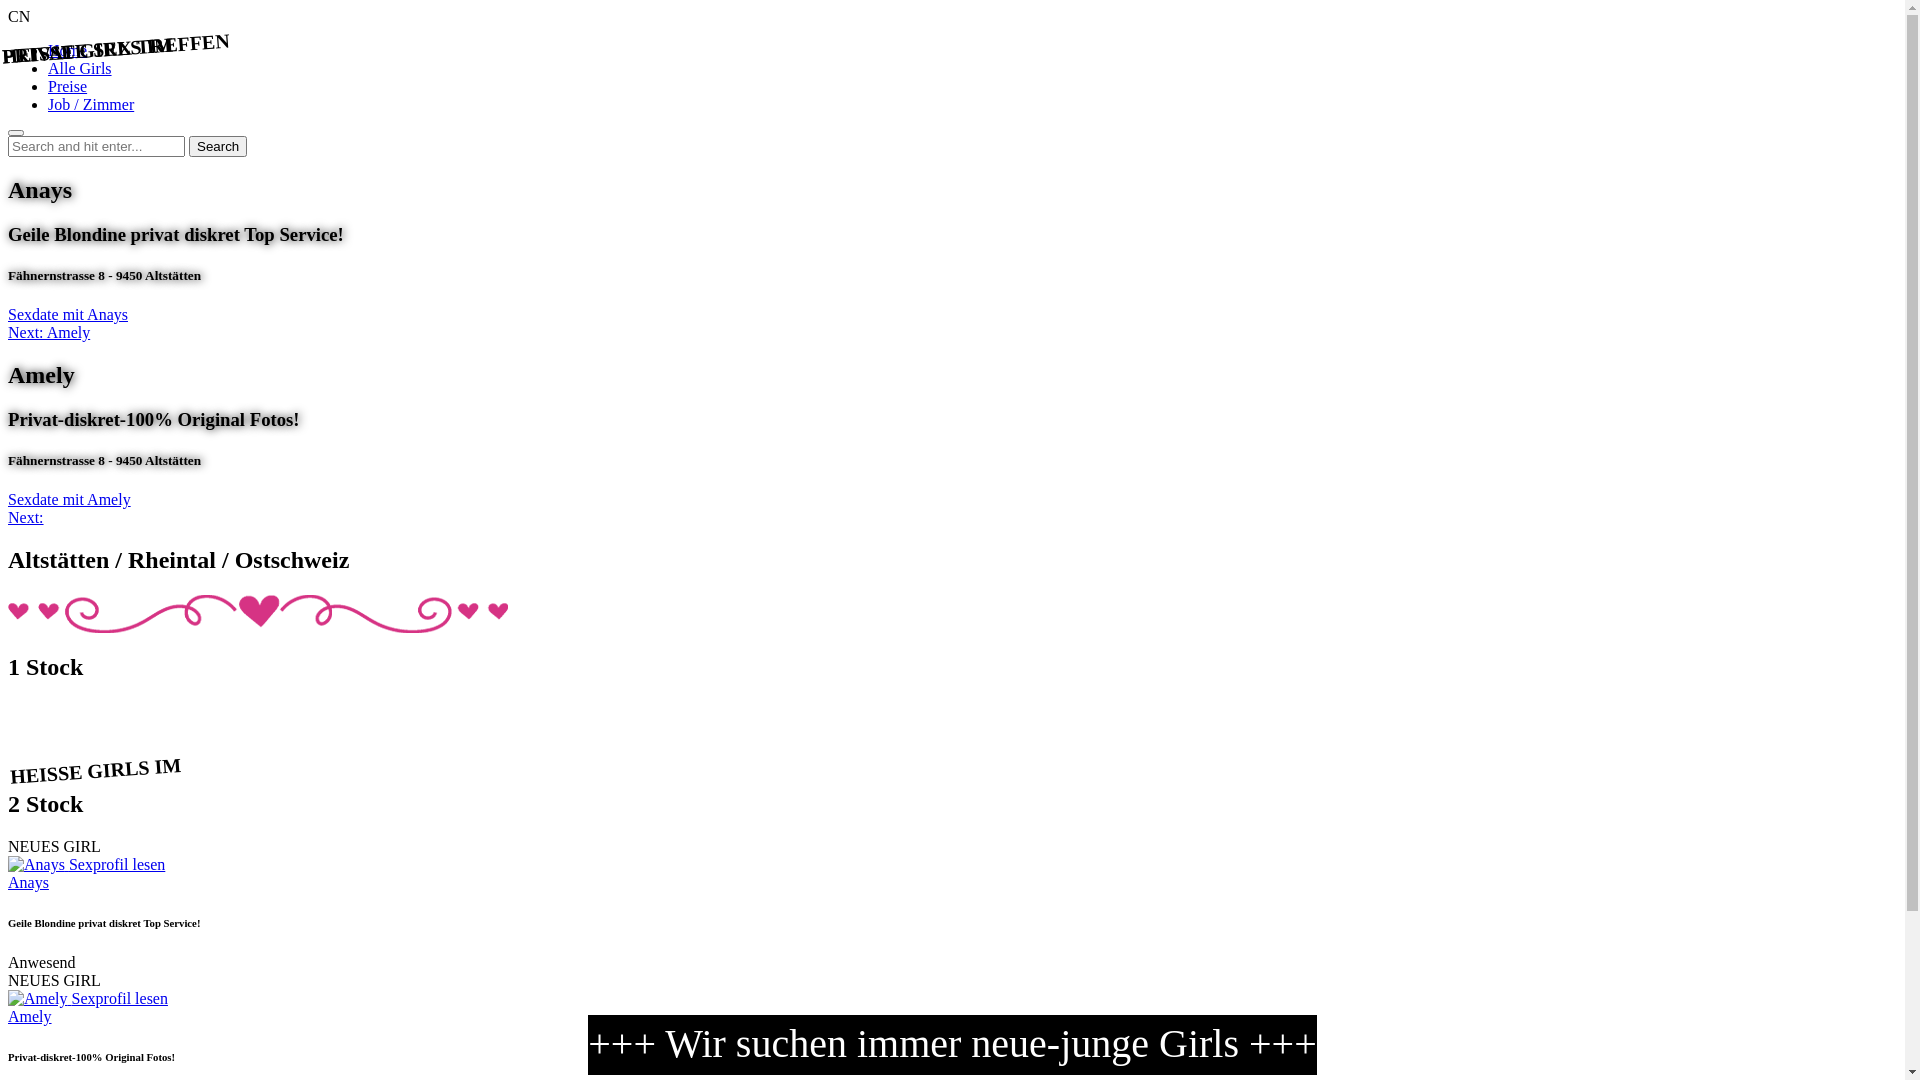 This screenshot has height=1080, width=1920. What do you see at coordinates (80, 67) in the screenshot?
I see `'Alle Girls'` at bounding box center [80, 67].